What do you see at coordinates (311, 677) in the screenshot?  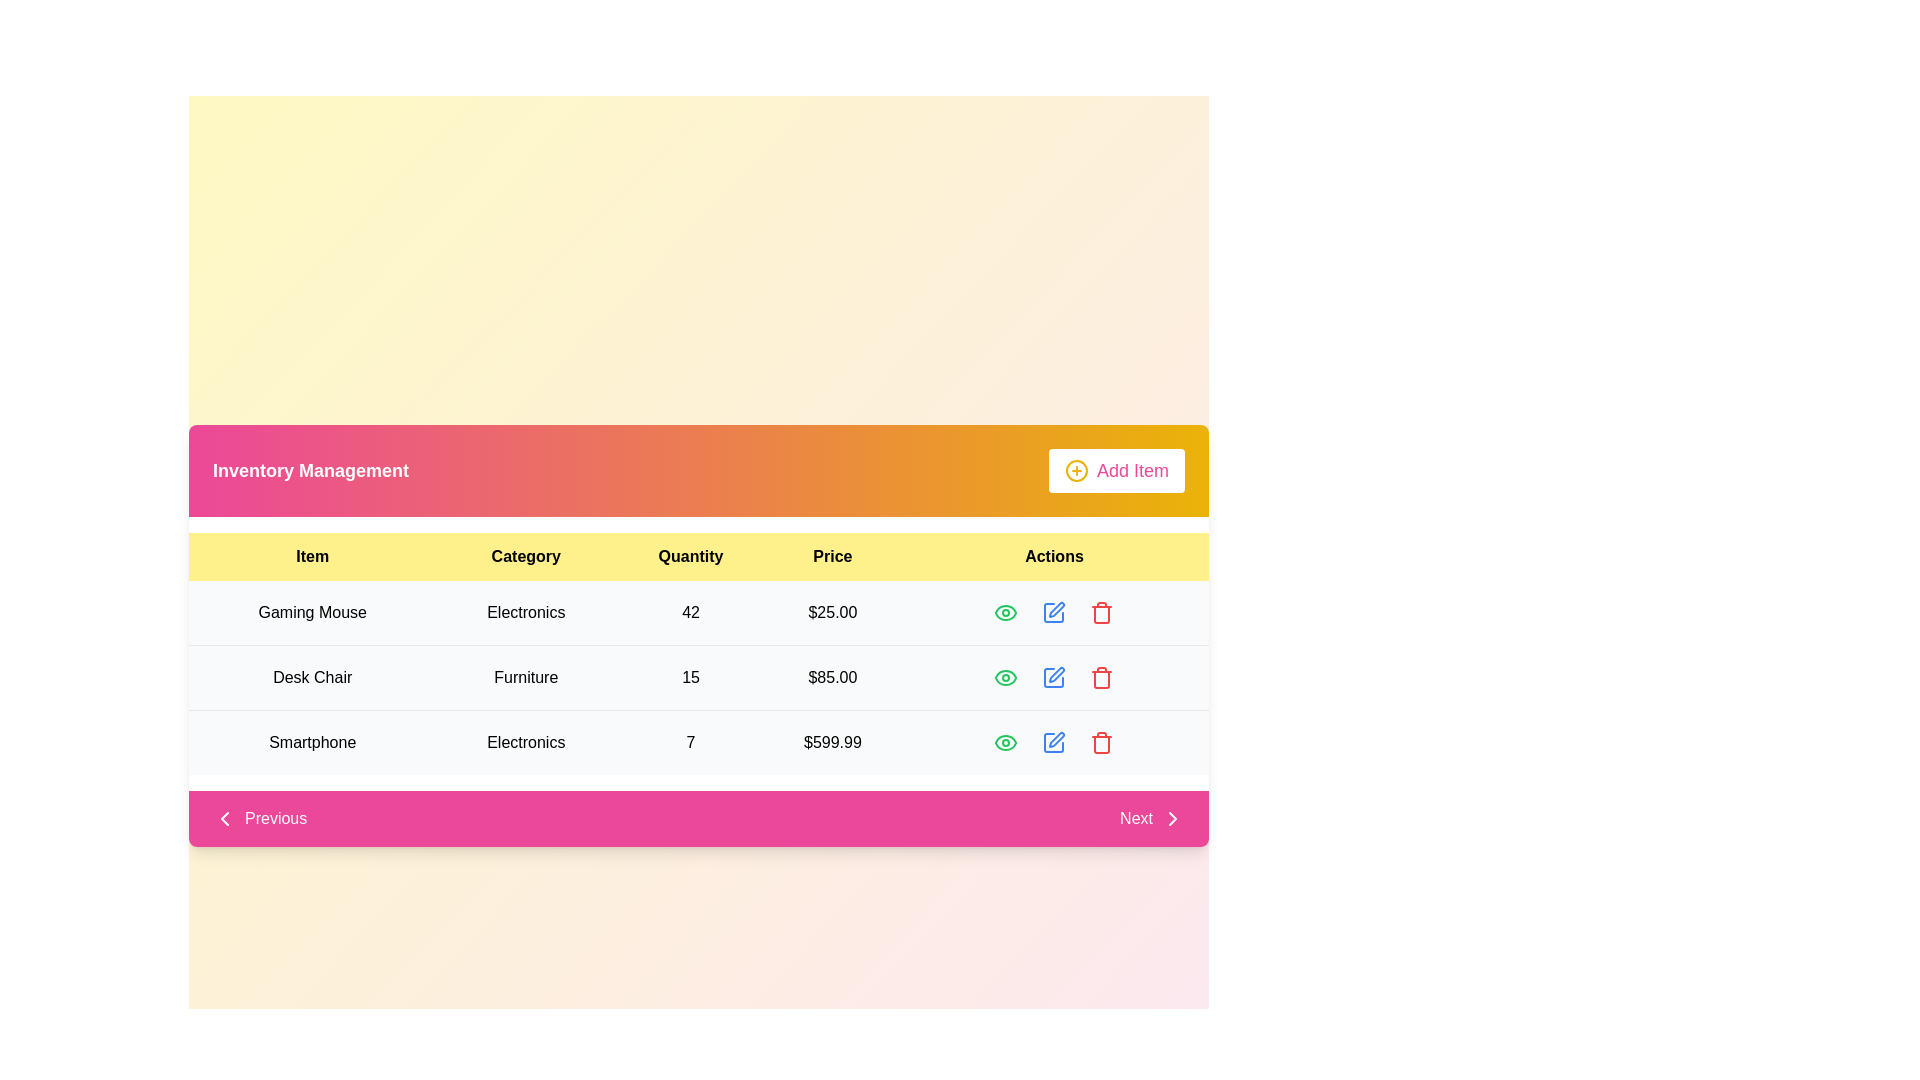 I see `the text label identifying the product name in the second row of the 'Item' column in the table` at bounding box center [311, 677].